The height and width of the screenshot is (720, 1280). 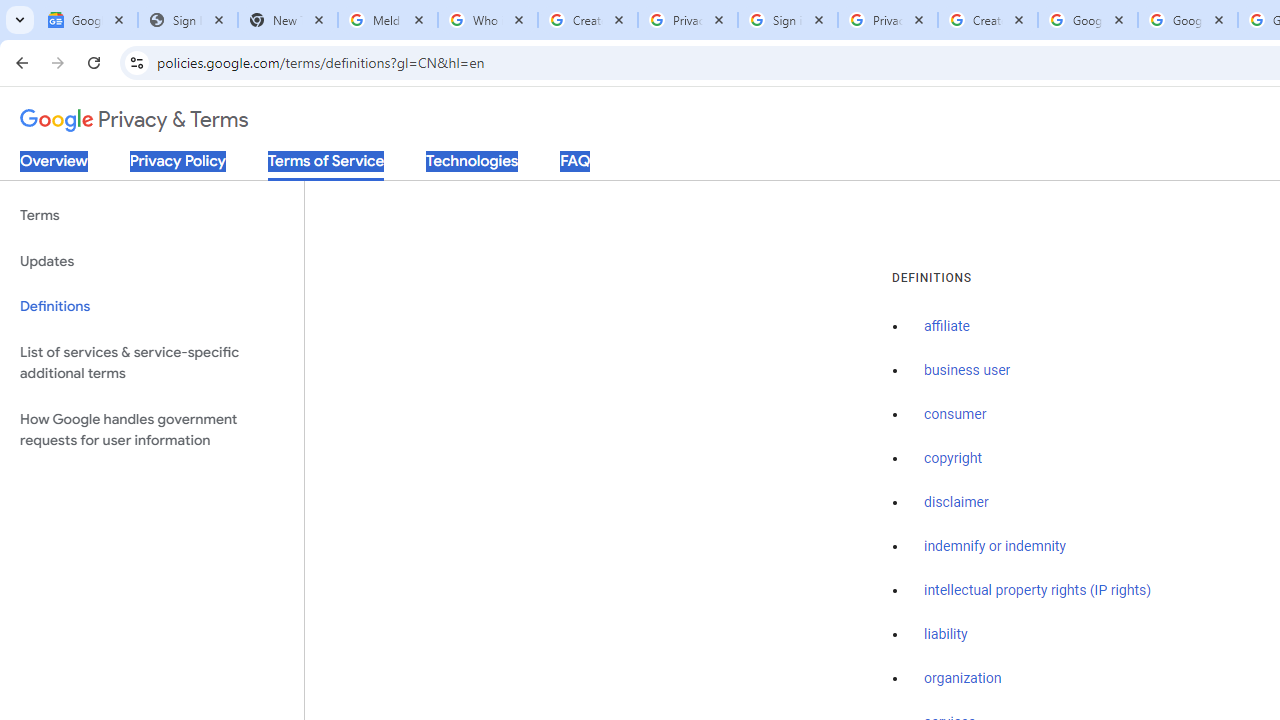 I want to click on 'Sign In - USA TODAY', so click(x=188, y=20).